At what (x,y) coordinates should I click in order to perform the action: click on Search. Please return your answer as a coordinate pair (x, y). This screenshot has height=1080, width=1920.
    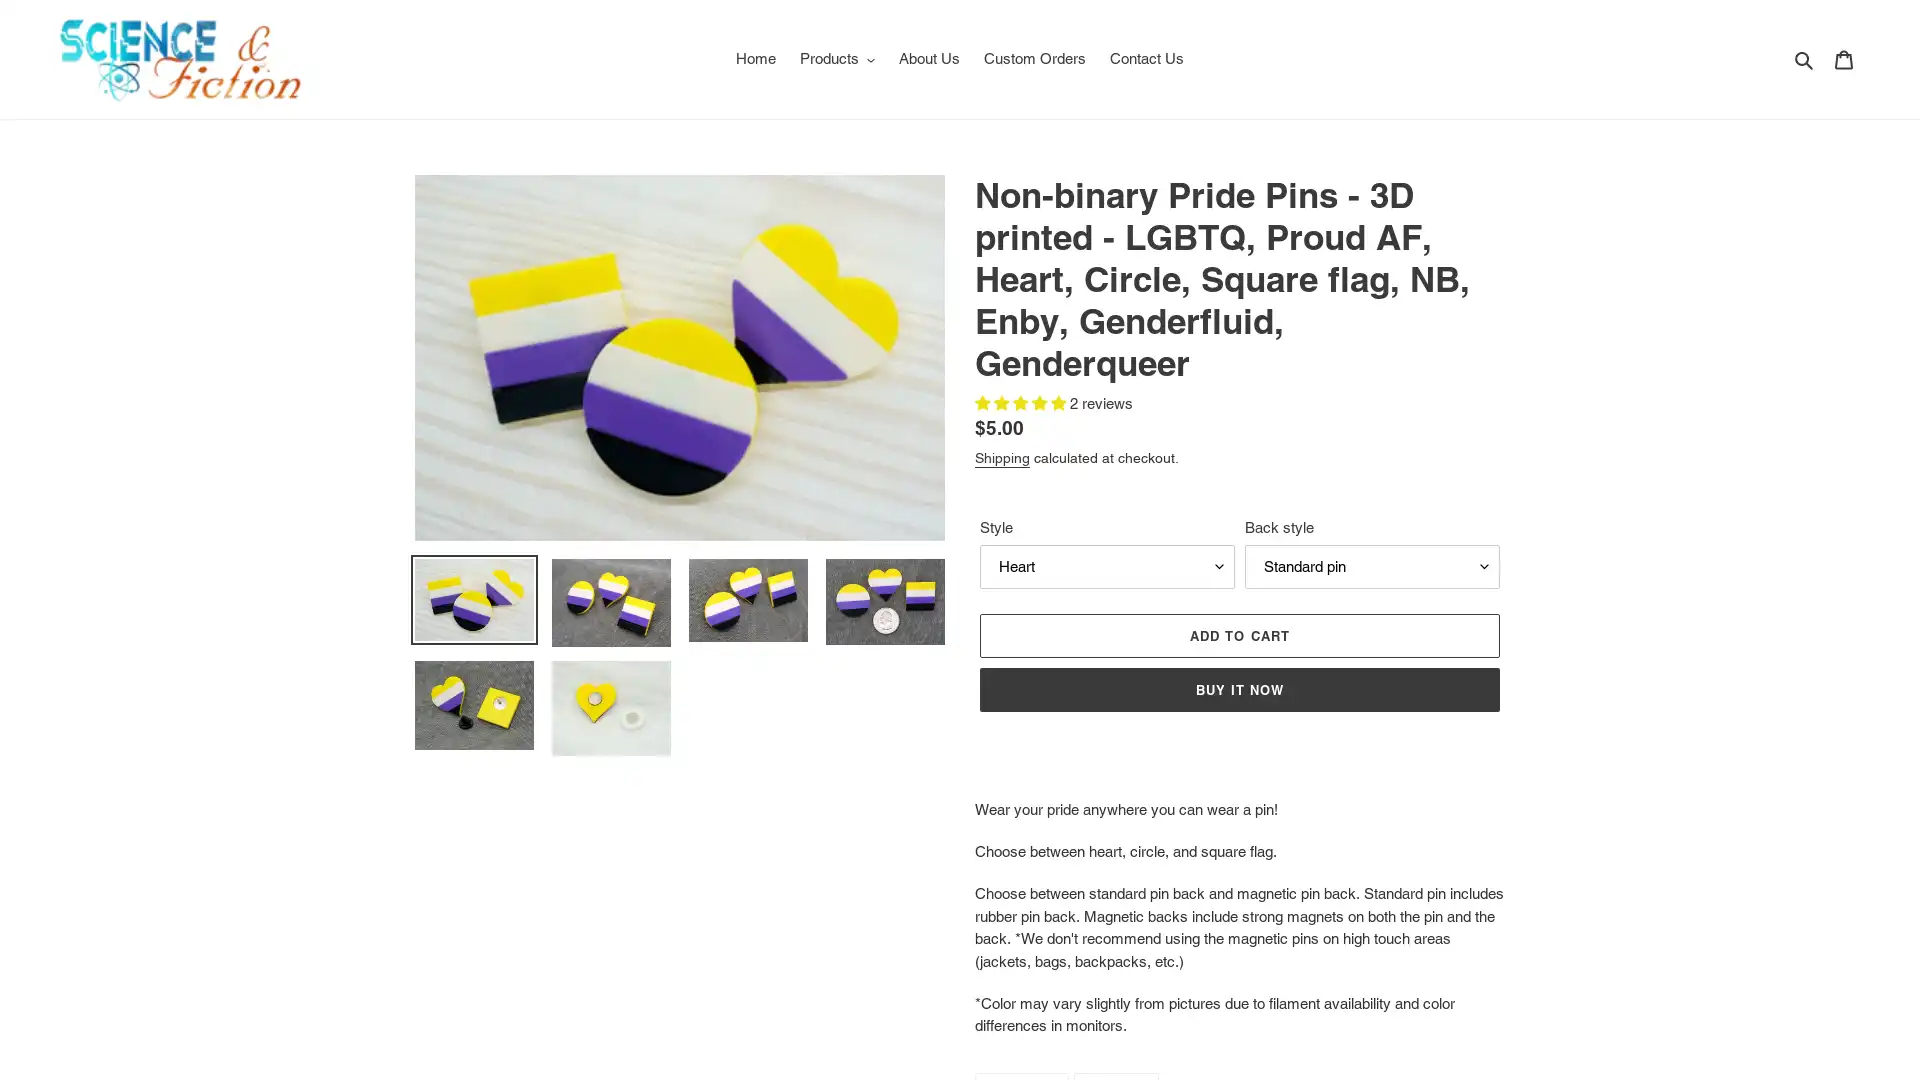
    Looking at the image, I should click on (1805, 57).